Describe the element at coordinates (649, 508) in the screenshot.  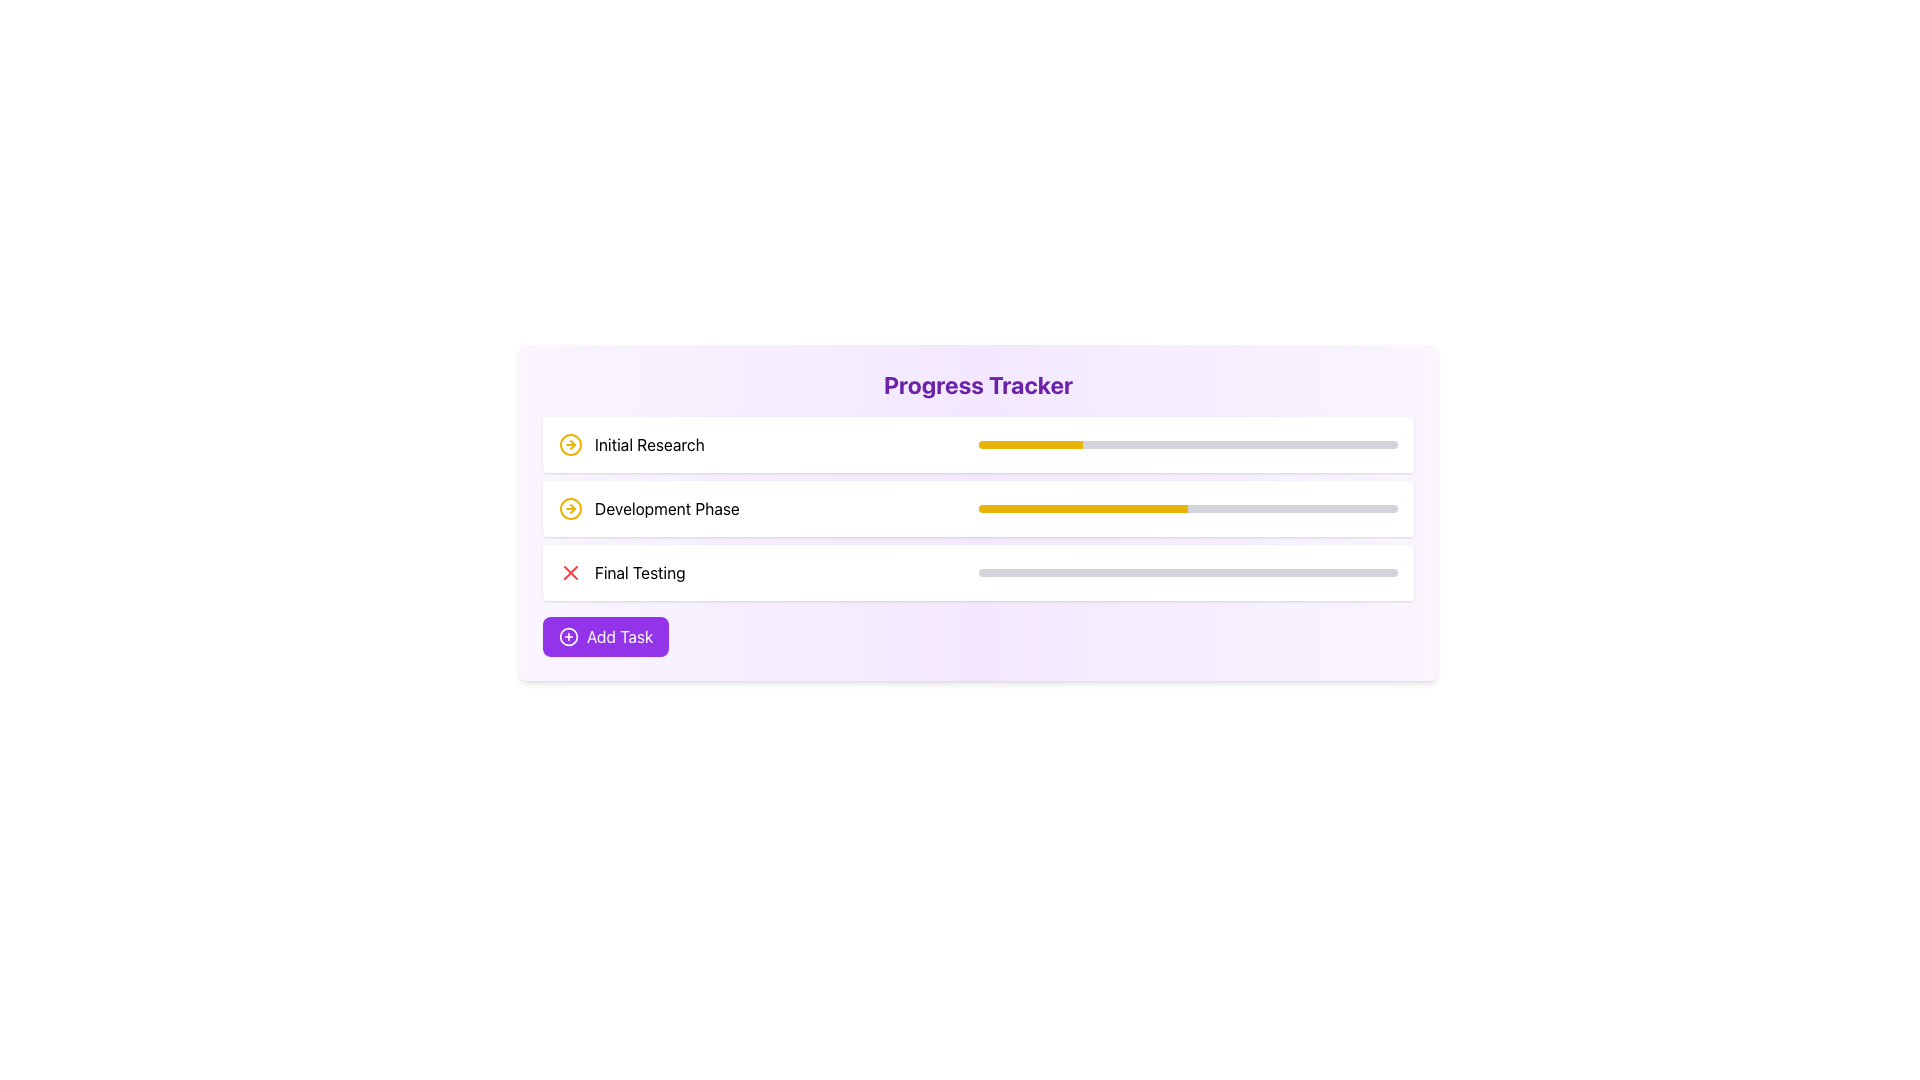
I see `the 'Development Phase' text with icon in the Progress Tracker list, which is the second item below 'Initial Research' and above 'Final Testing'` at that location.